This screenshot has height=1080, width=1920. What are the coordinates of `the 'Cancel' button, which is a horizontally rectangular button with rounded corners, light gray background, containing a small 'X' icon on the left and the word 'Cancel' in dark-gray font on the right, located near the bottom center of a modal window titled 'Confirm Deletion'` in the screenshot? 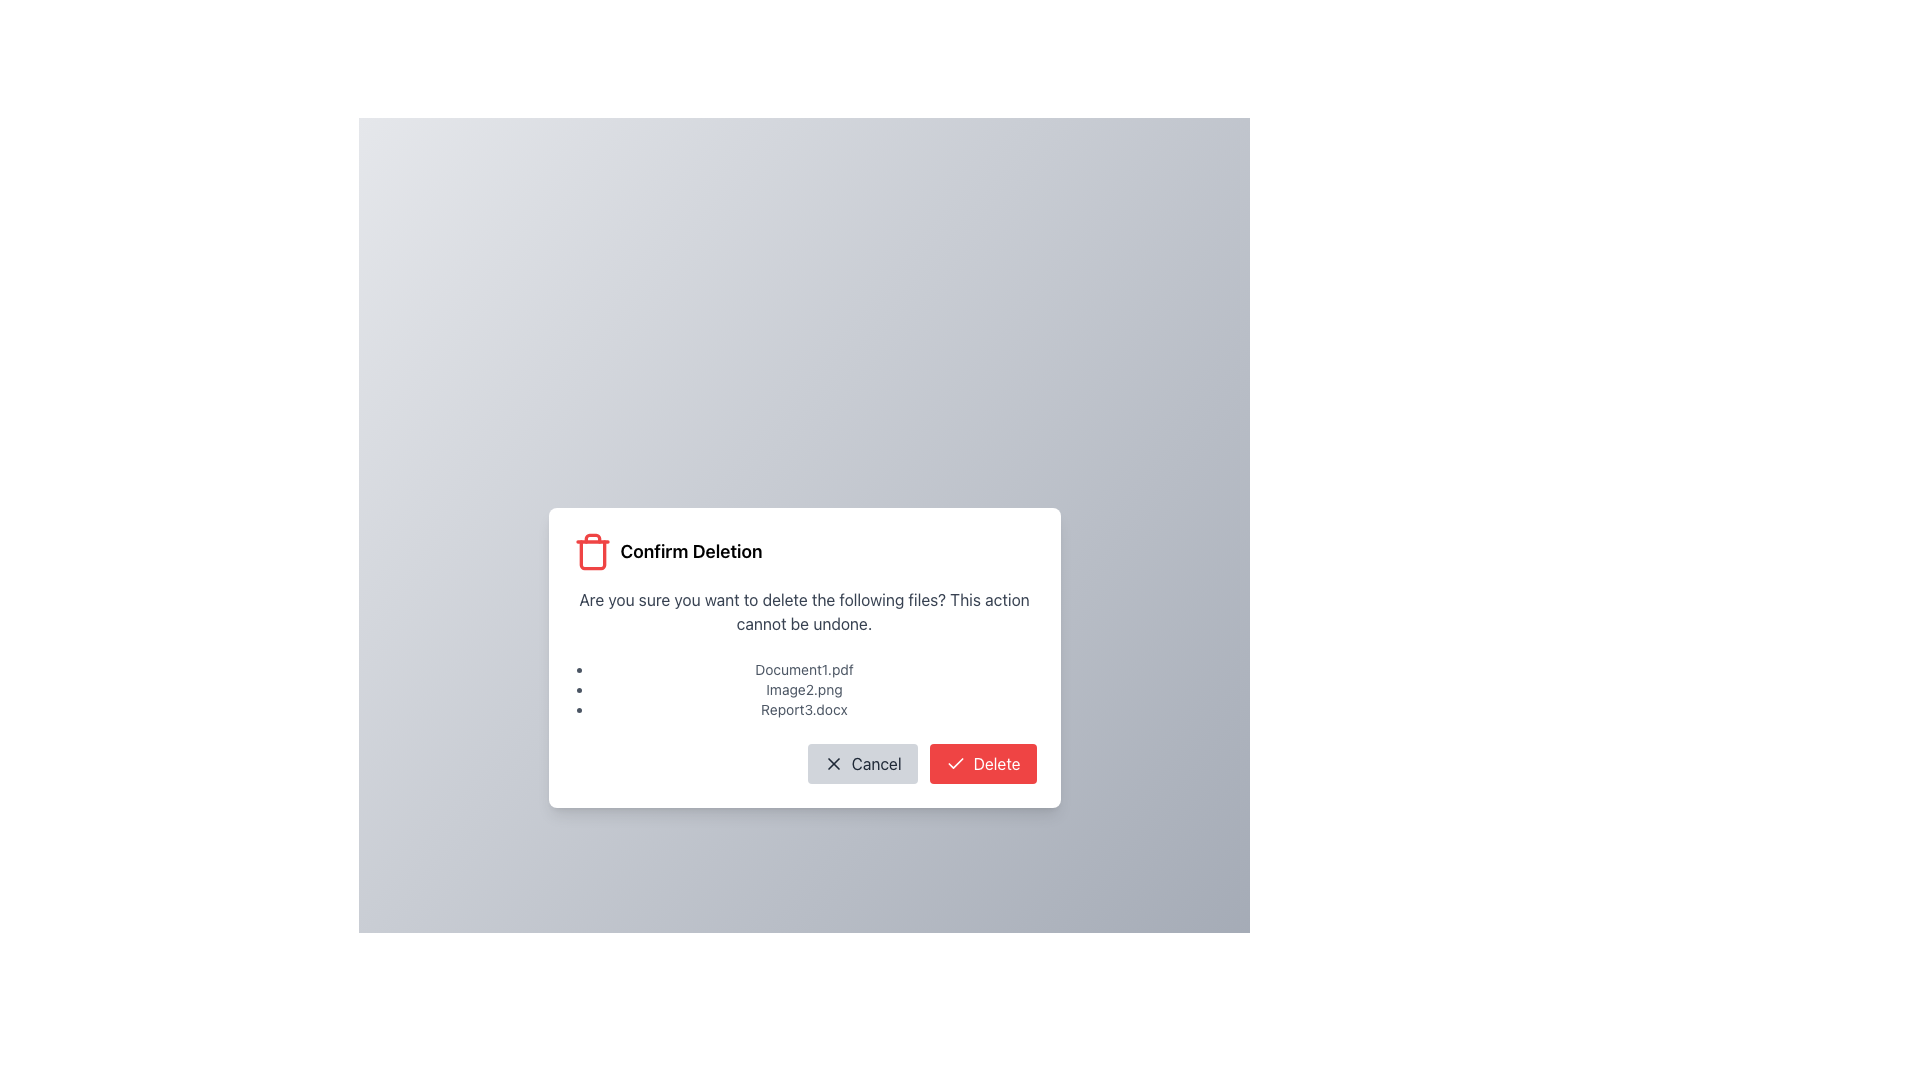 It's located at (862, 763).